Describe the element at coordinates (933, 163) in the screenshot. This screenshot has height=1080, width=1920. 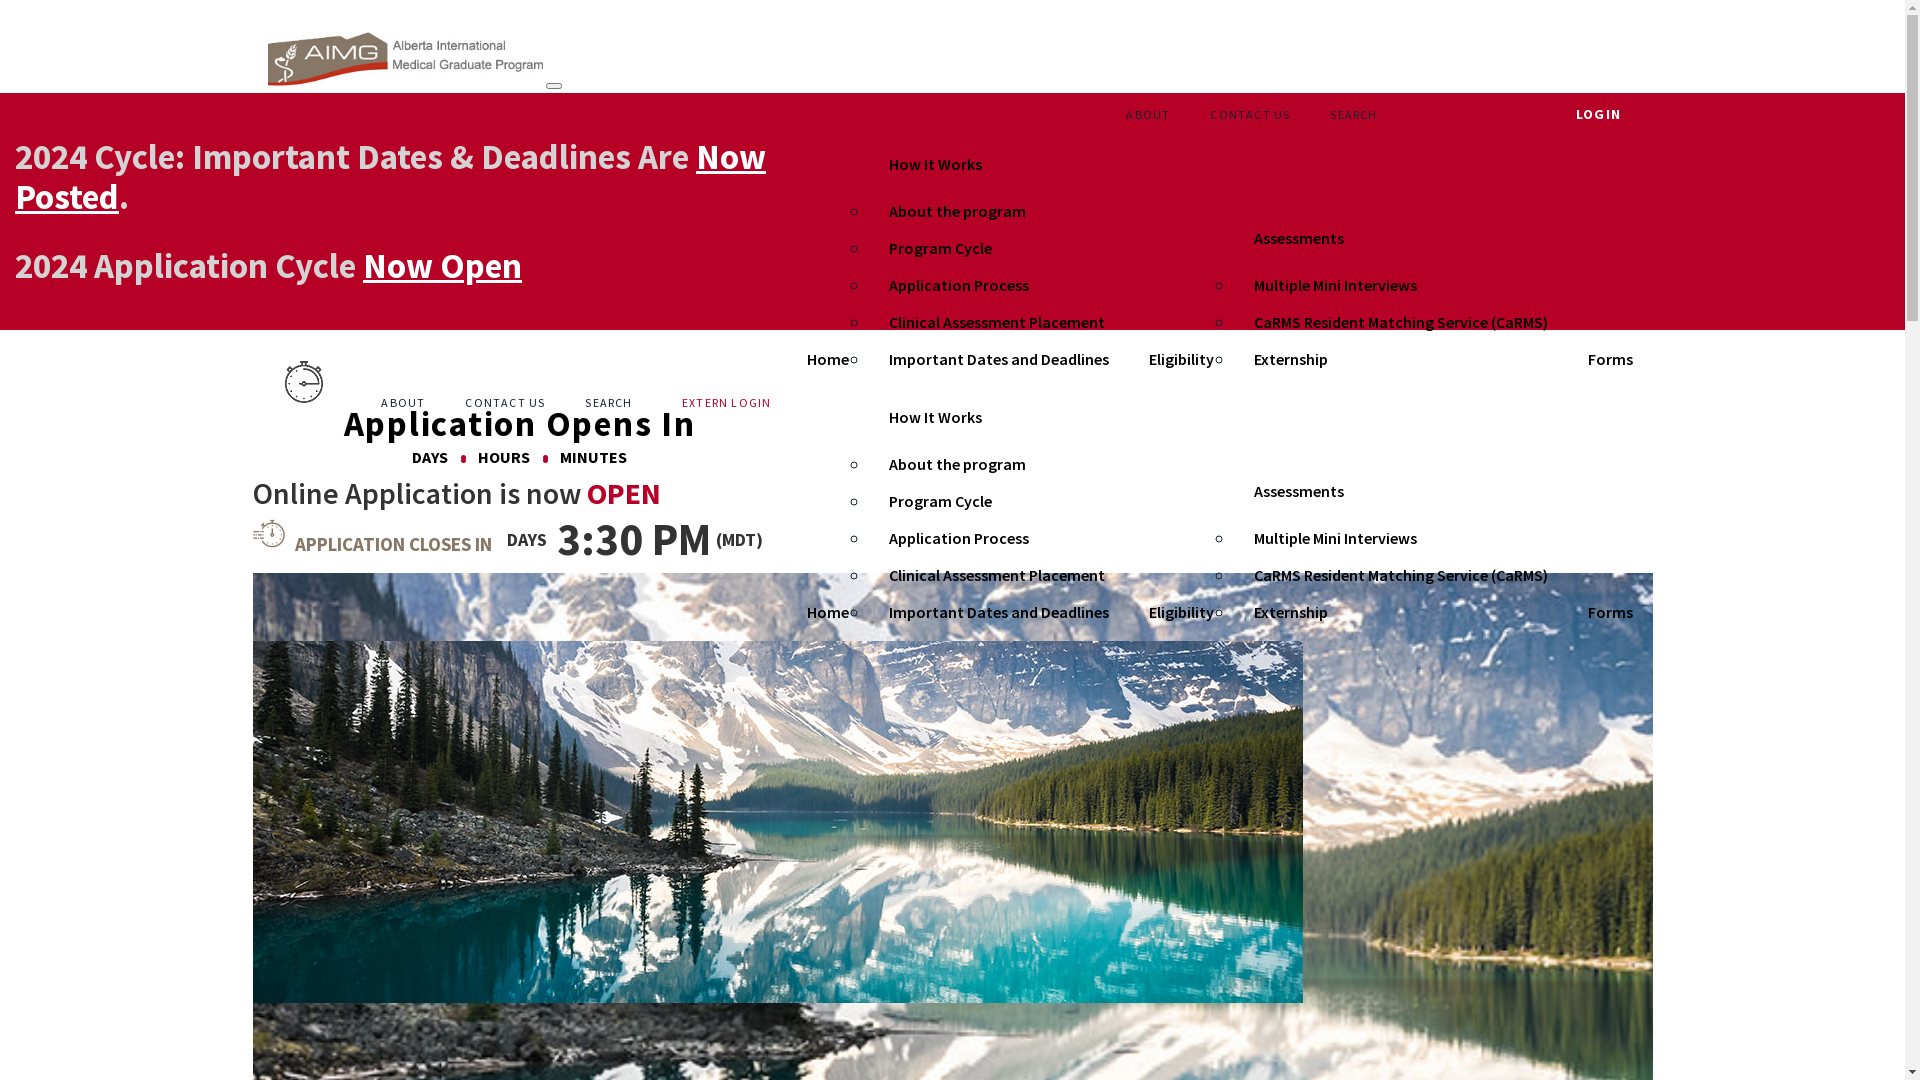
I see `'How It Works'` at that location.